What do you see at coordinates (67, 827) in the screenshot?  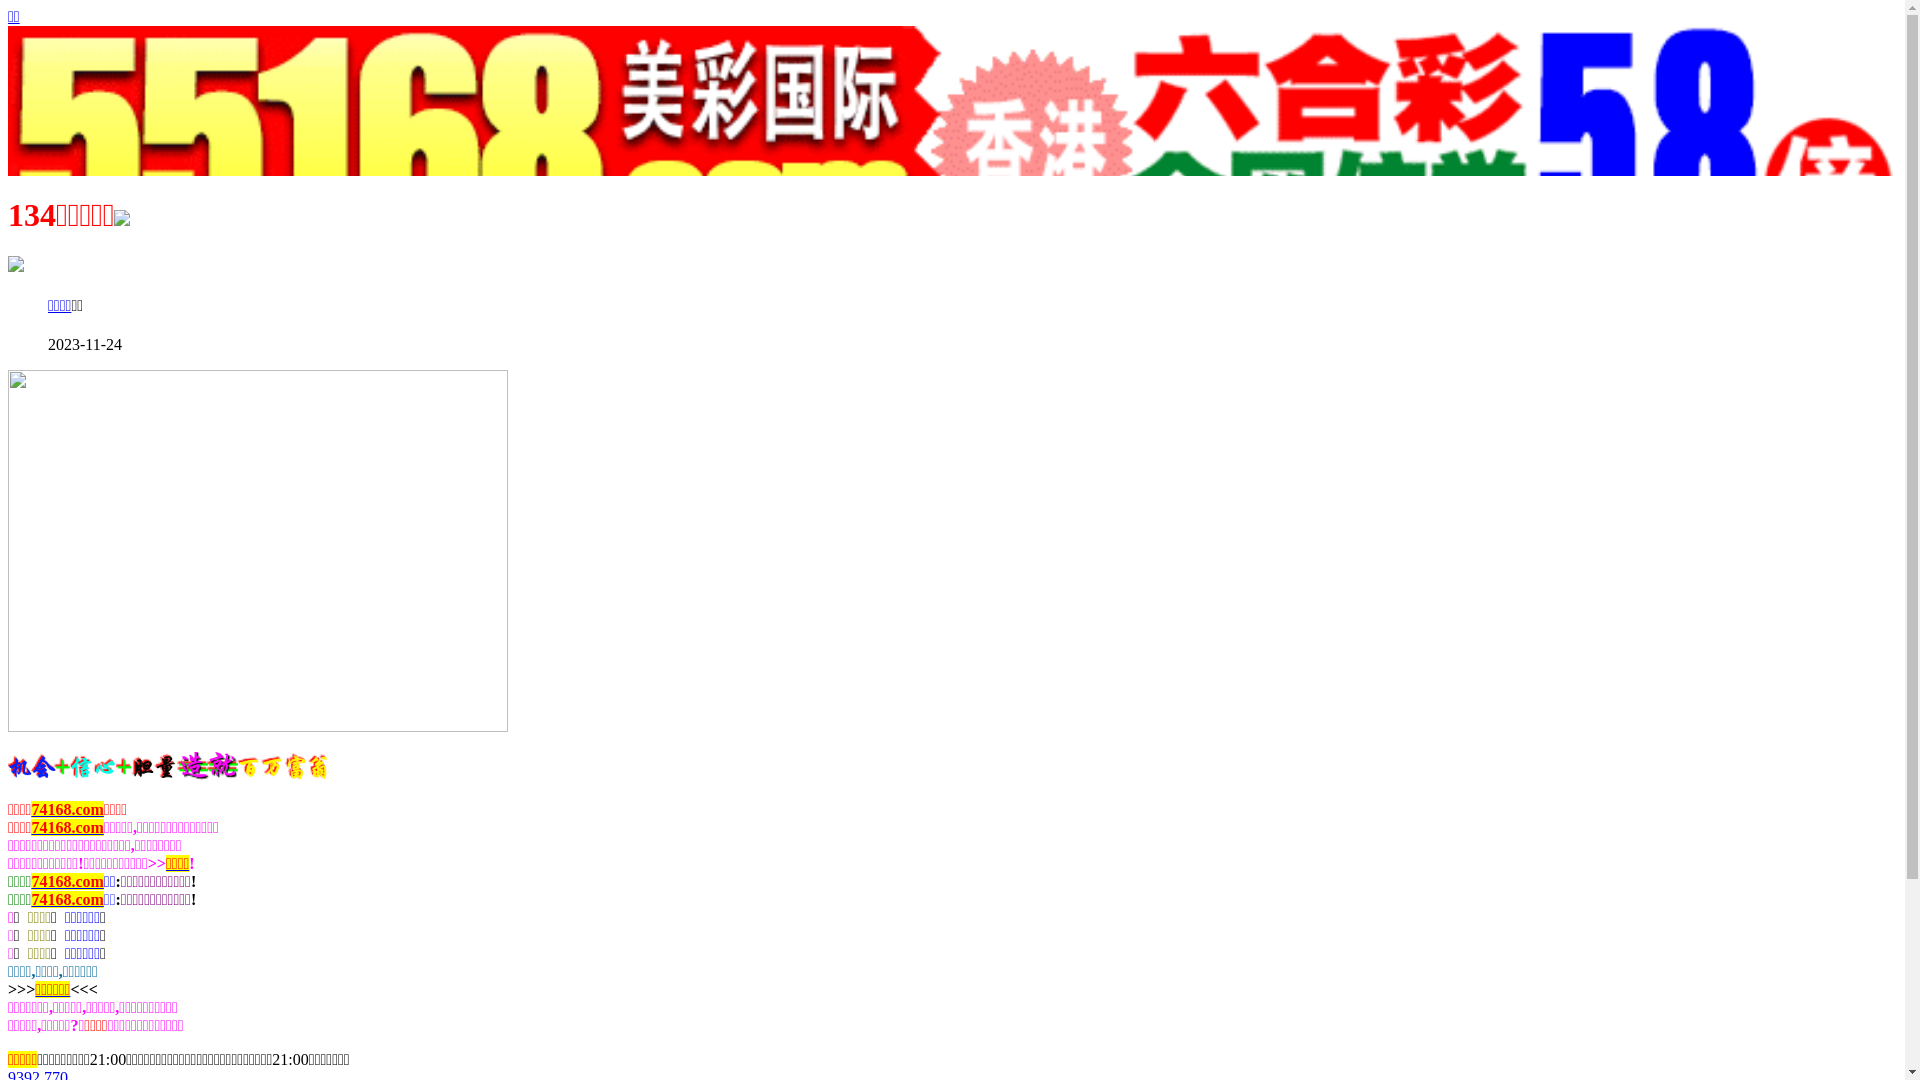 I see `'74168.com'` at bounding box center [67, 827].